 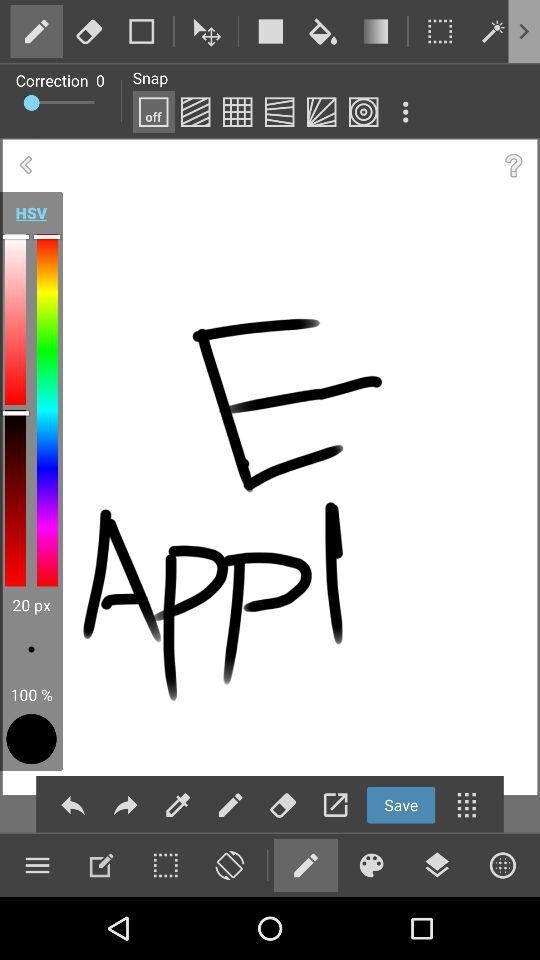 I want to click on open more options, so click(x=529, y=30).